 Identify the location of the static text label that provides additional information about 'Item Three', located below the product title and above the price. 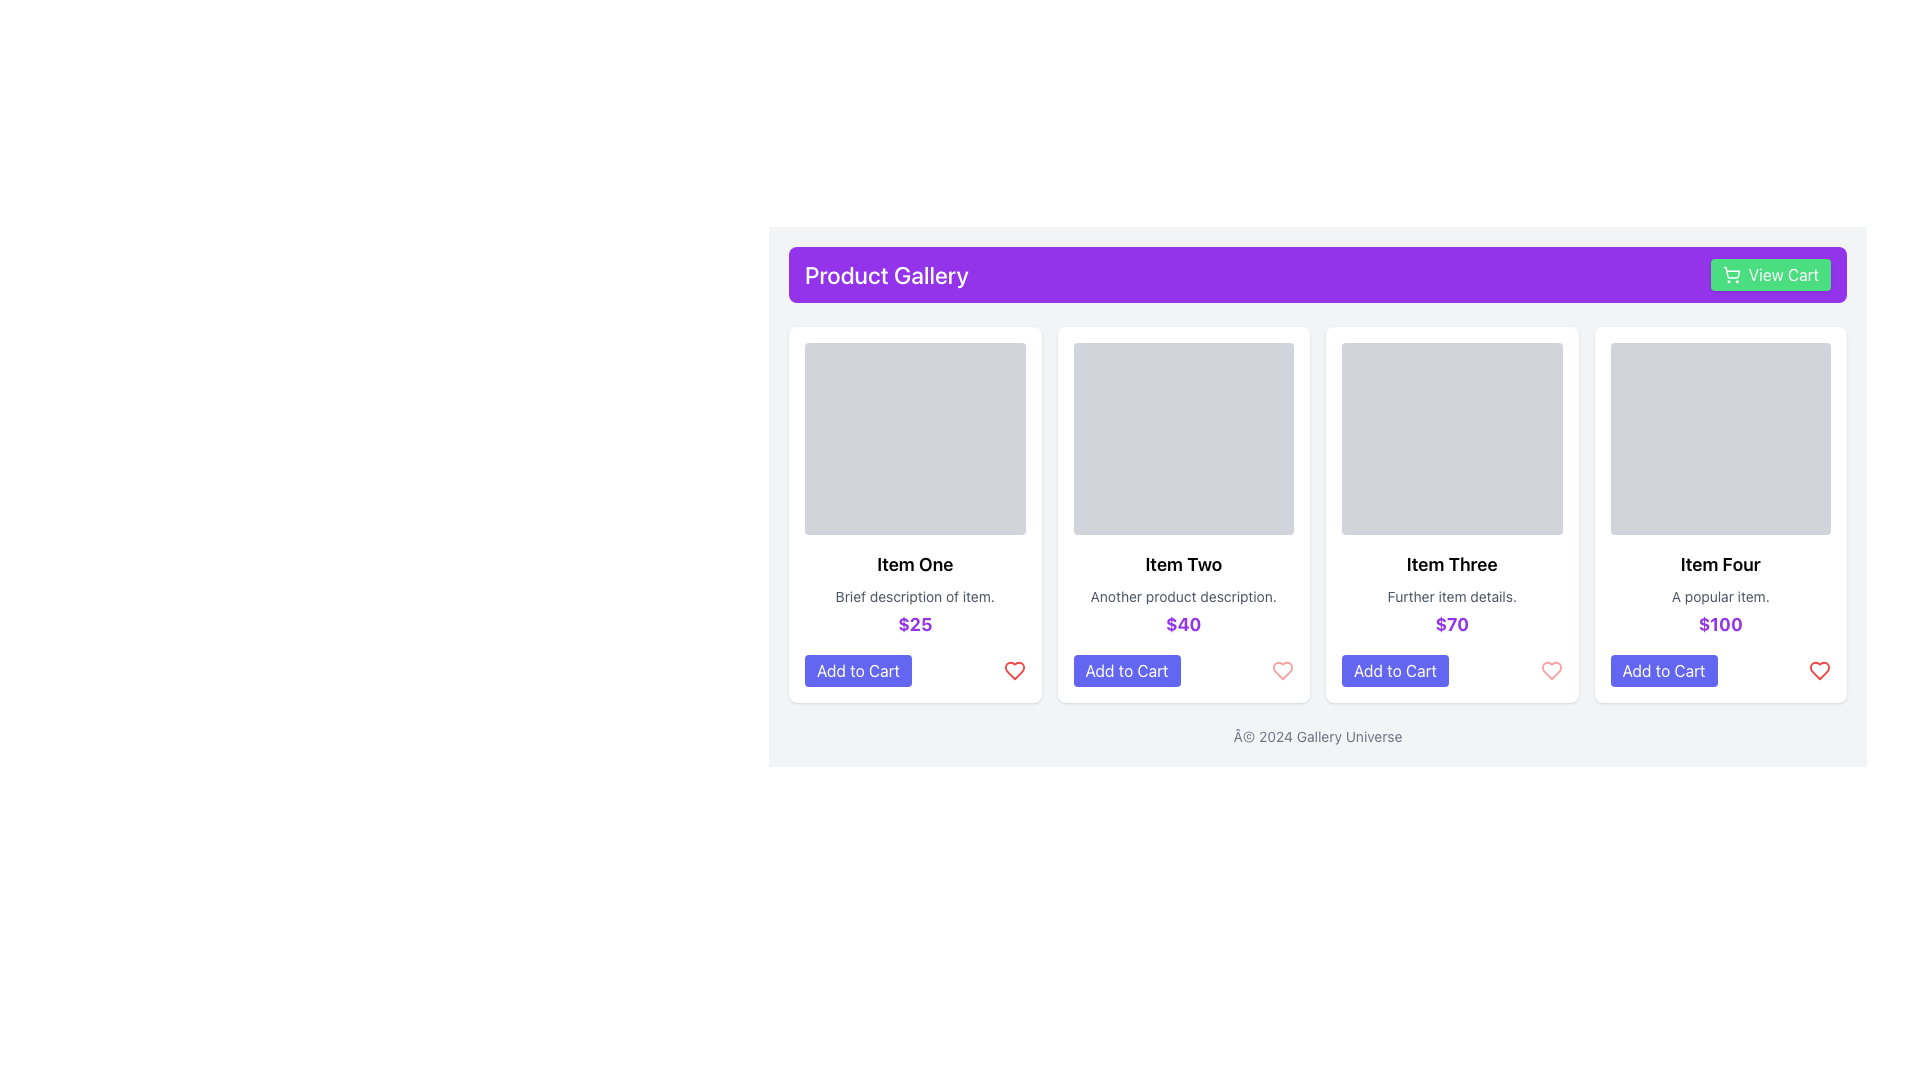
(1452, 596).